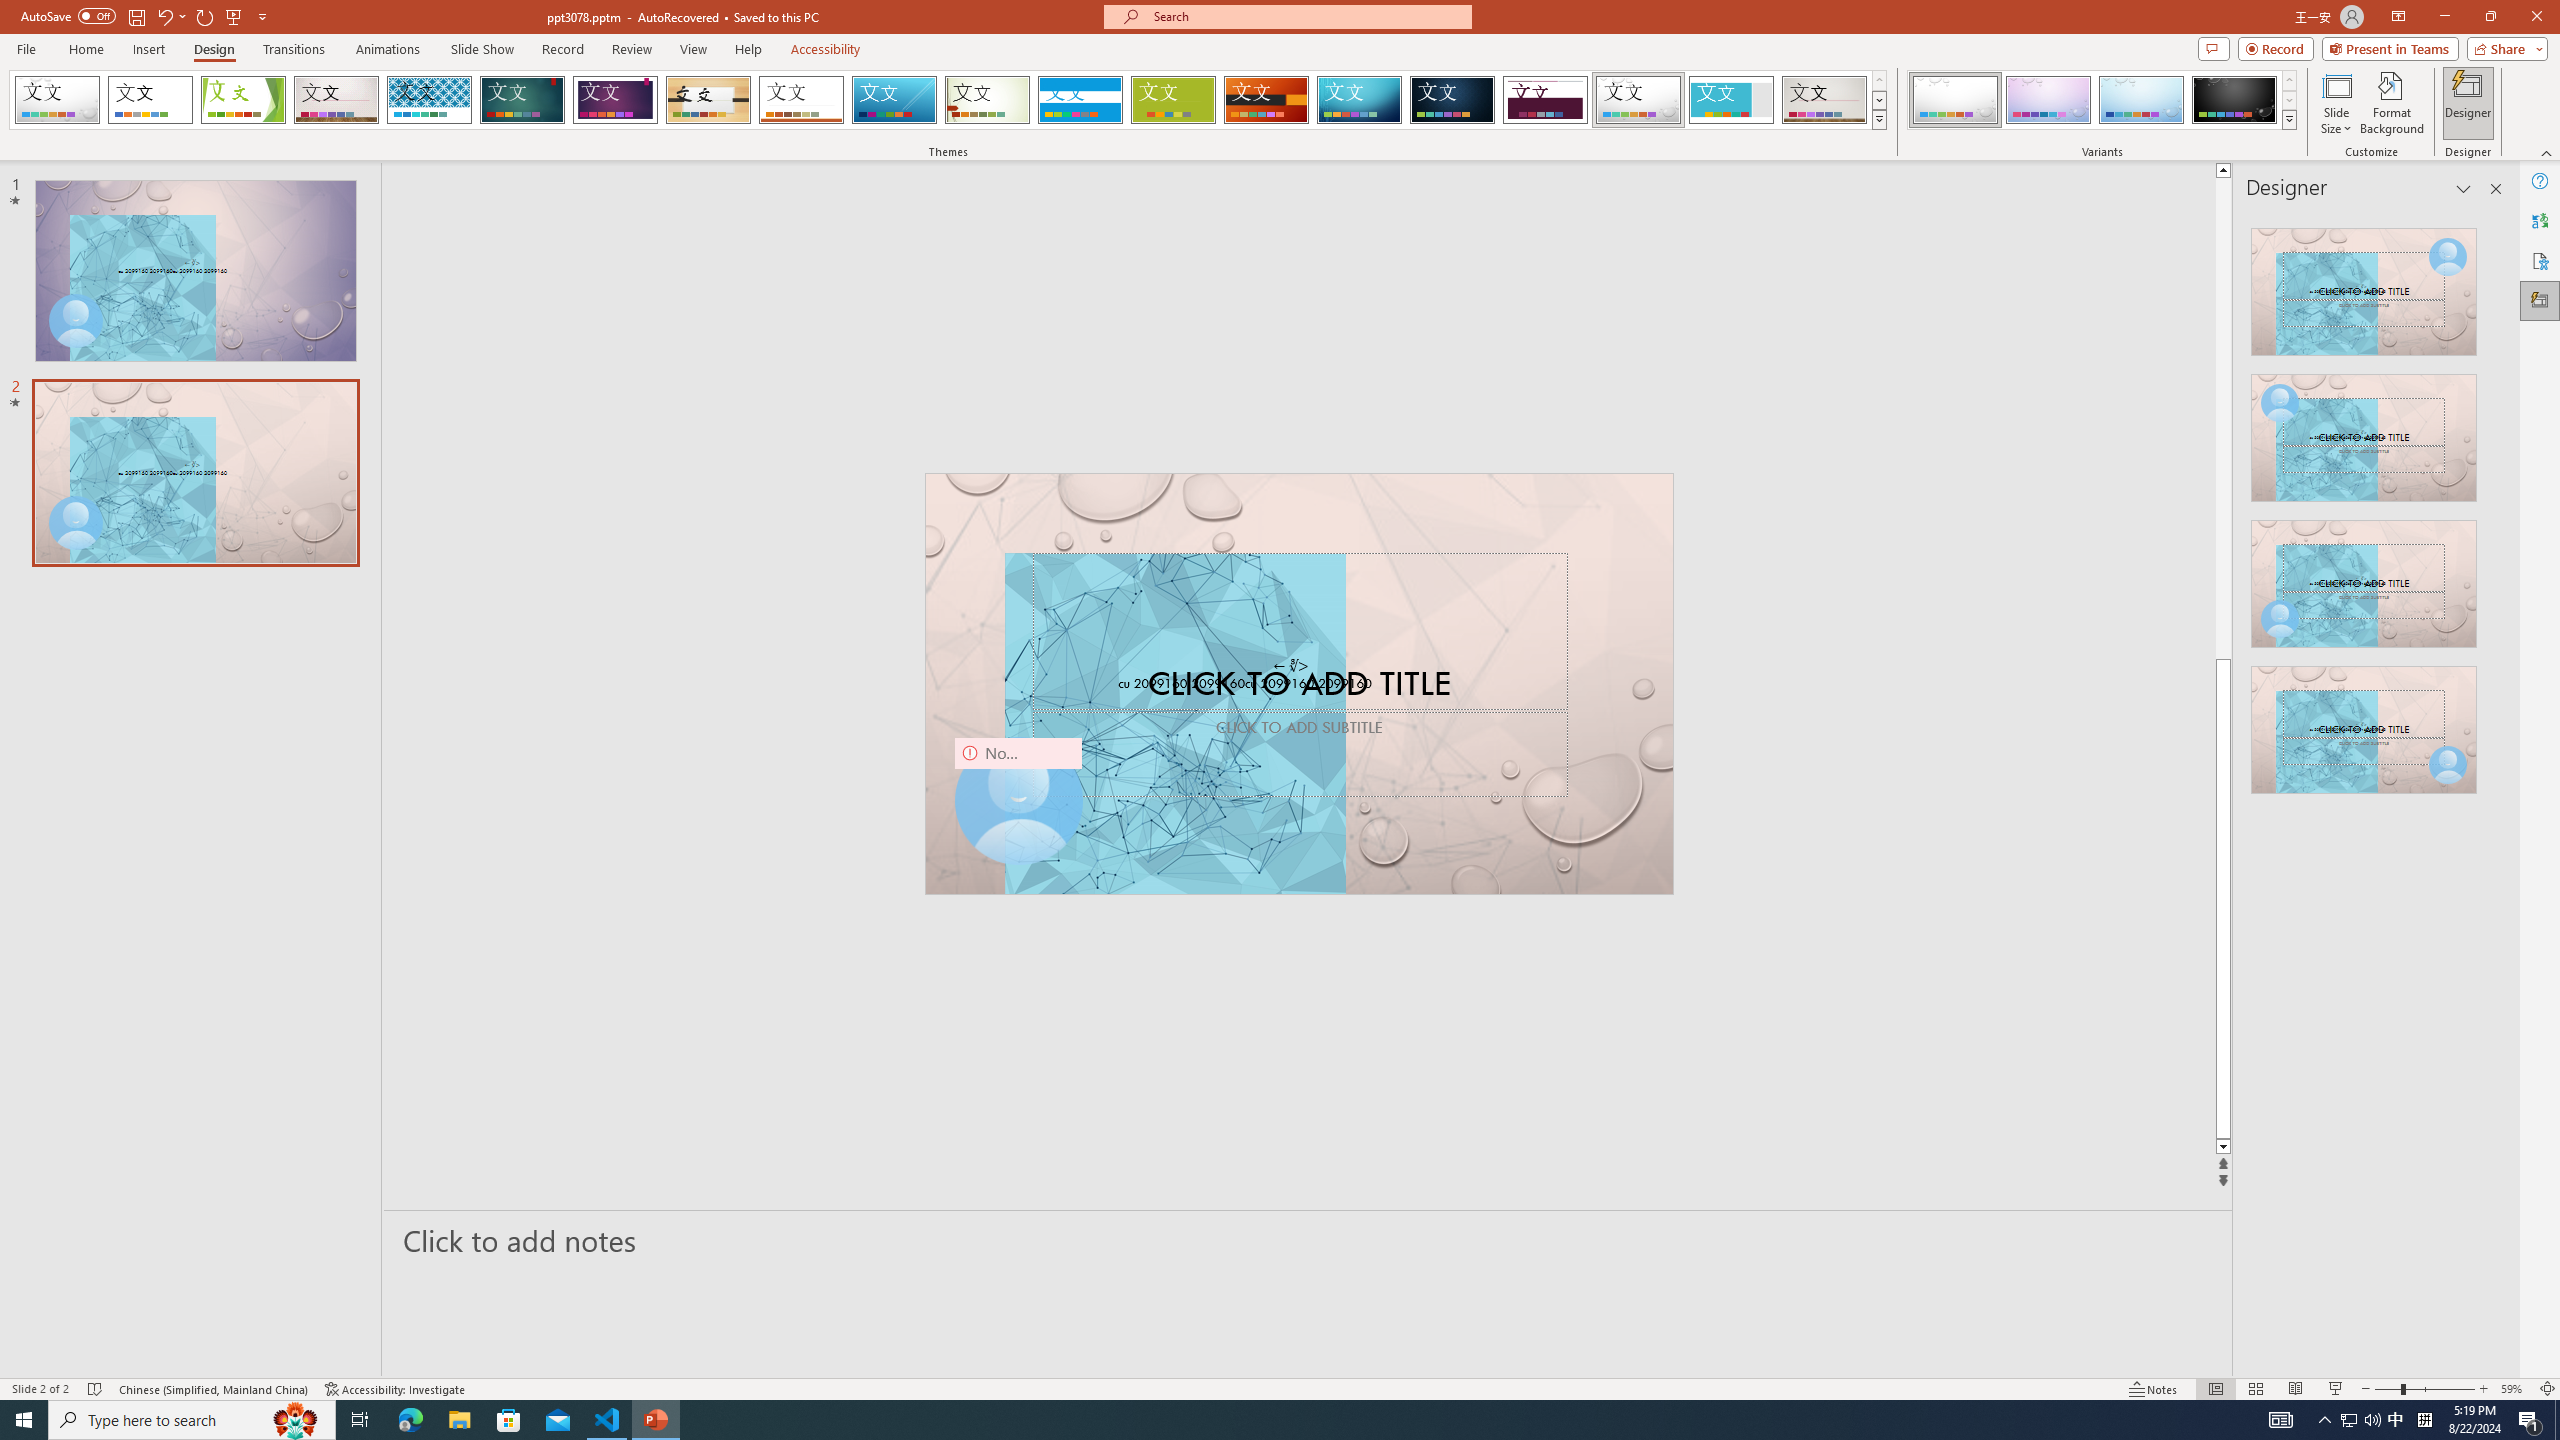 This screenshot has width=2560, height=1440. What do you see at coordinates (150, 99) in the screenshot?
I see `'Office Theme'` at bounding box center [150, 99].